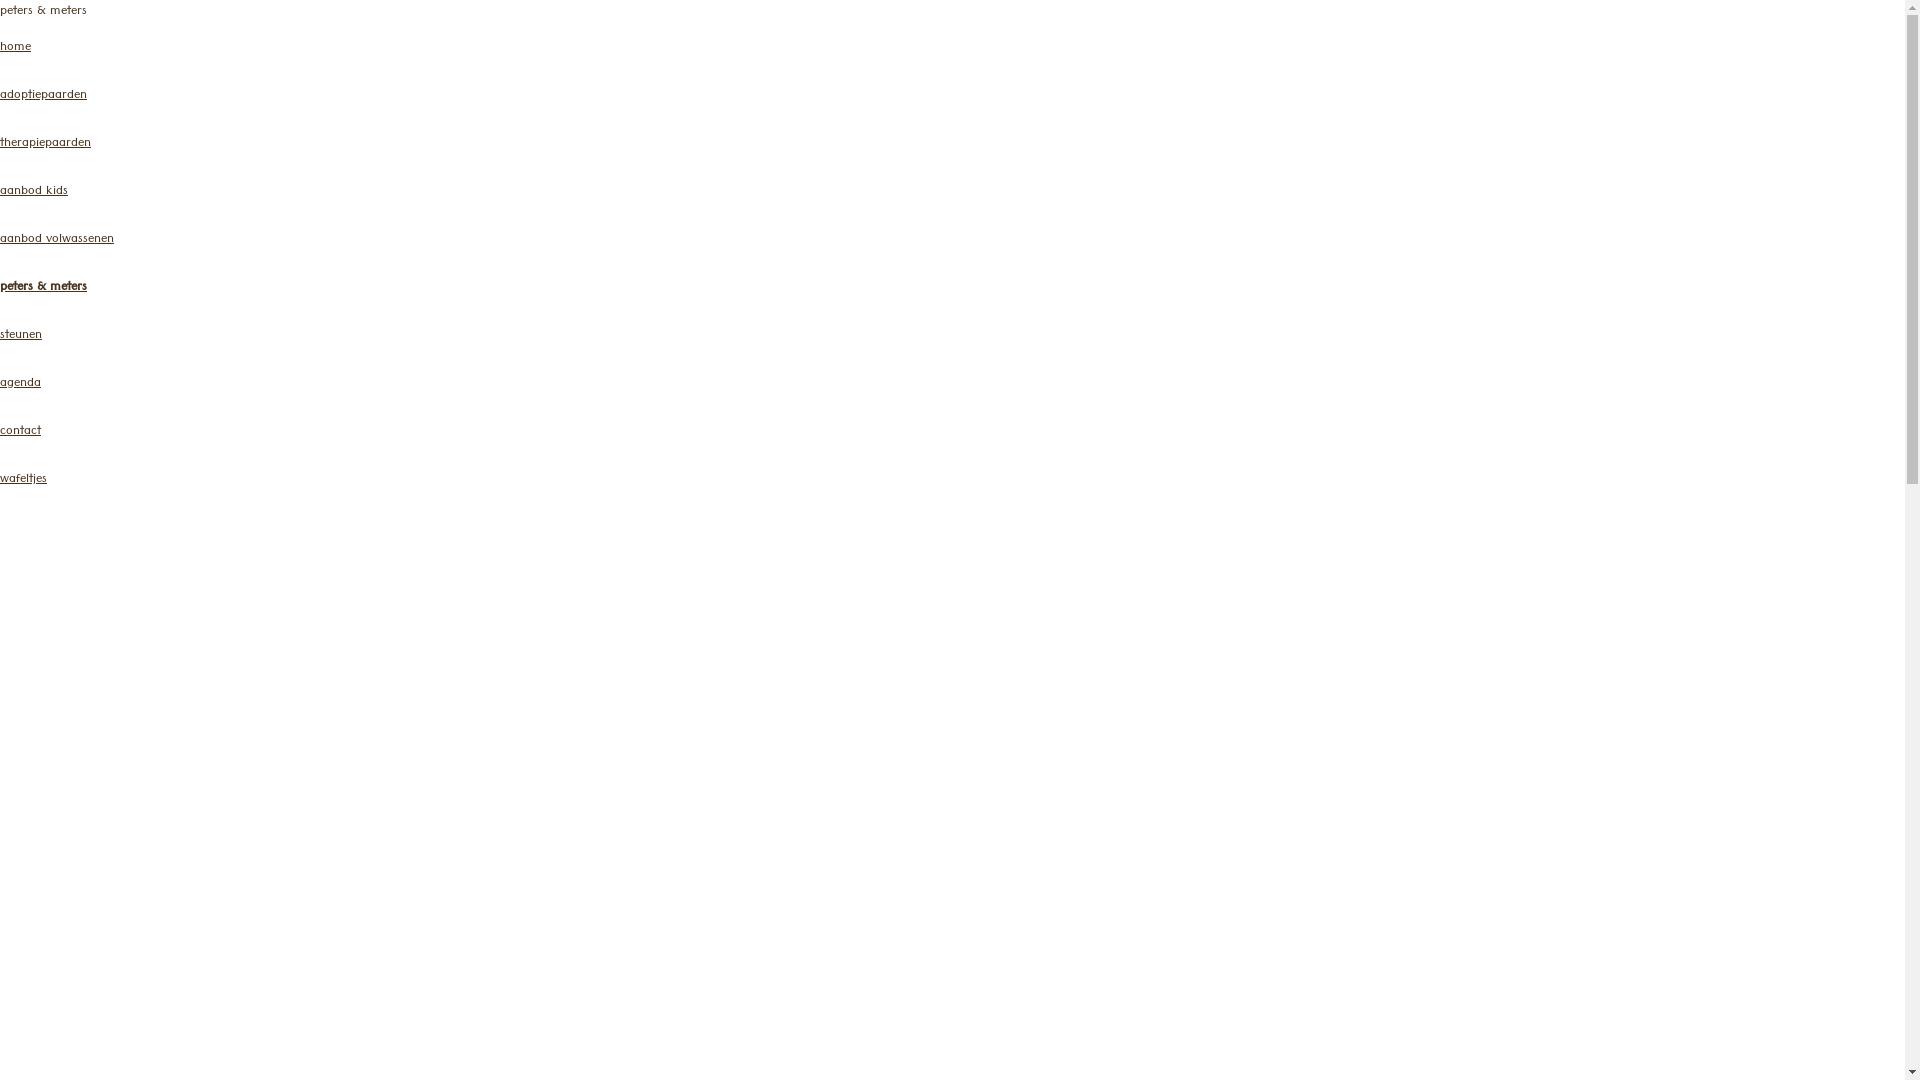  I want to click on 'therapiepaarden', so click(0, 143).